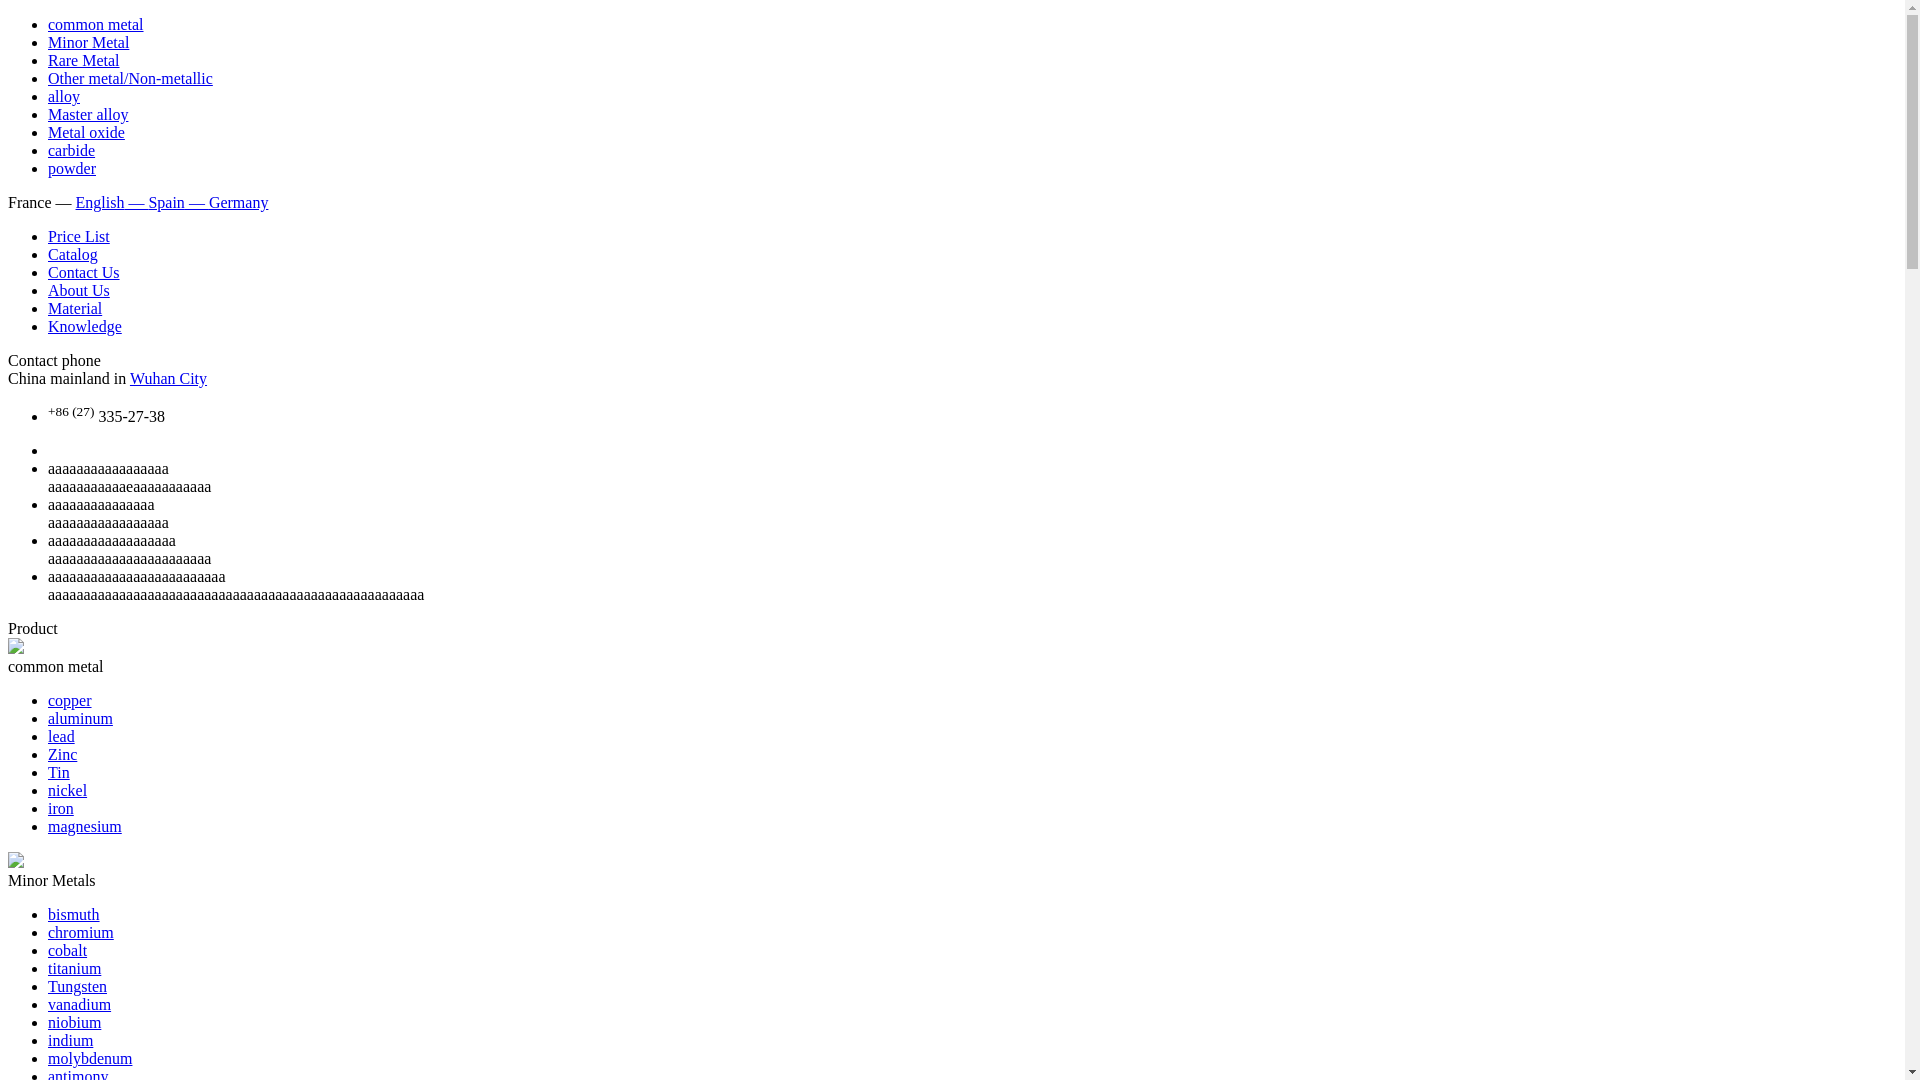  Describe the element at coordinates (48, 1004) in the screenshot. I see `'vanadium'` at that location.